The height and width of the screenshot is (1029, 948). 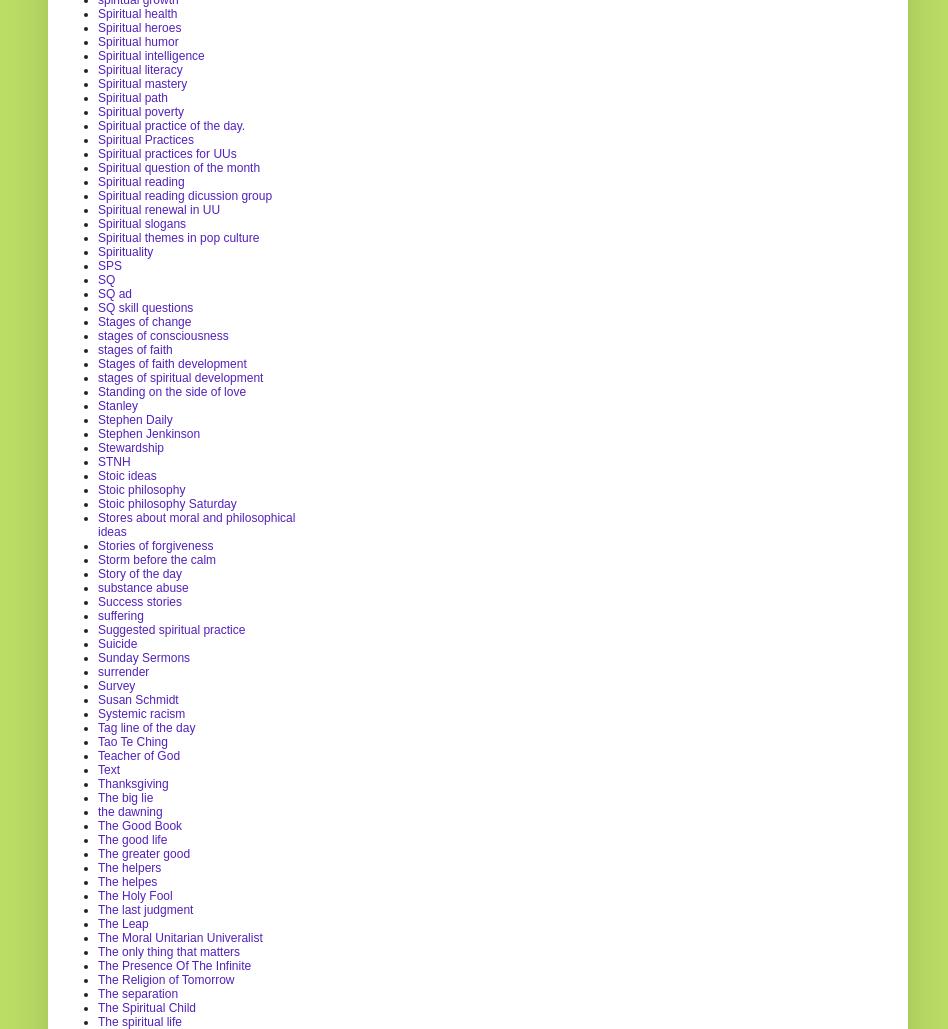 What do you see at coordinates (148, 432) in the screenshot?
I see `'Stephen Jenkinson'` at bounding box center [148, 432].